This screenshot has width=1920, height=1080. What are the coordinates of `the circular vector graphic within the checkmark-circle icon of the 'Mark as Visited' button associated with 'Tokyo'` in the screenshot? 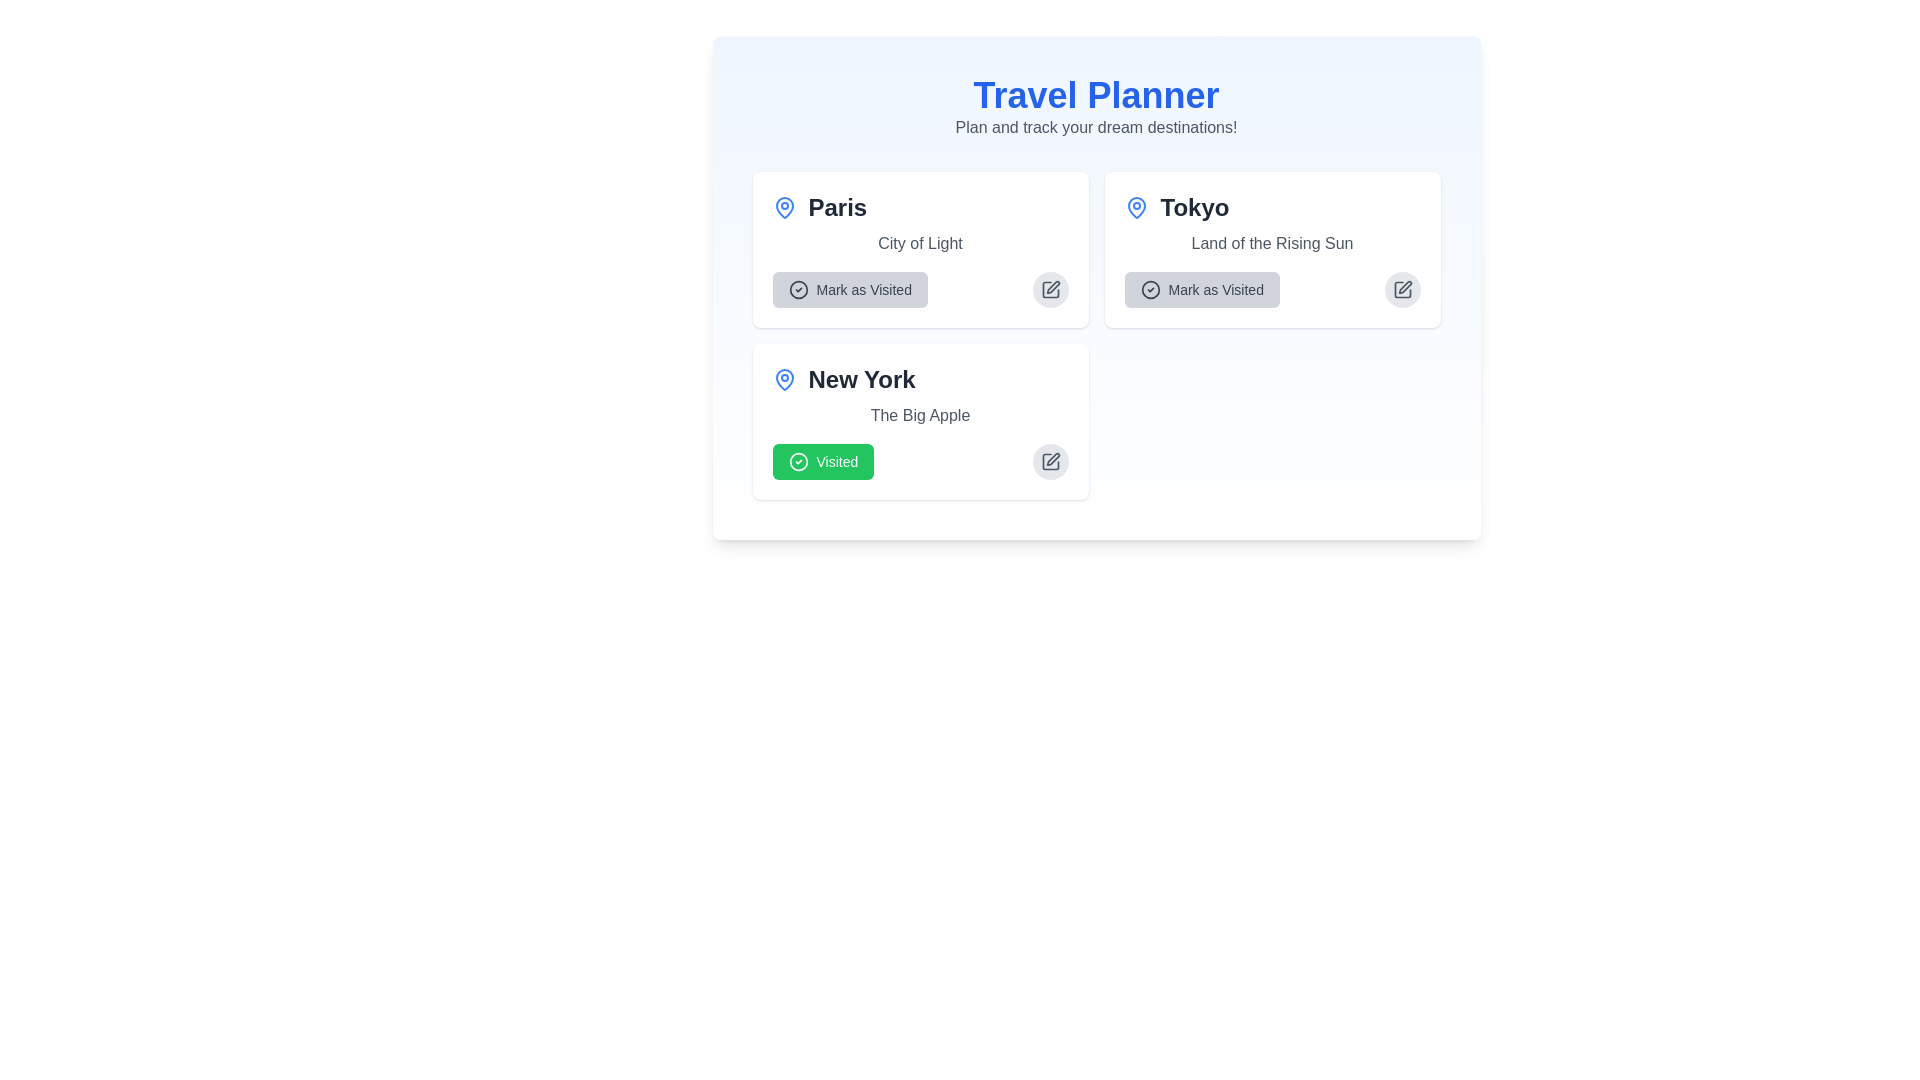 It's located at (1150, 289).